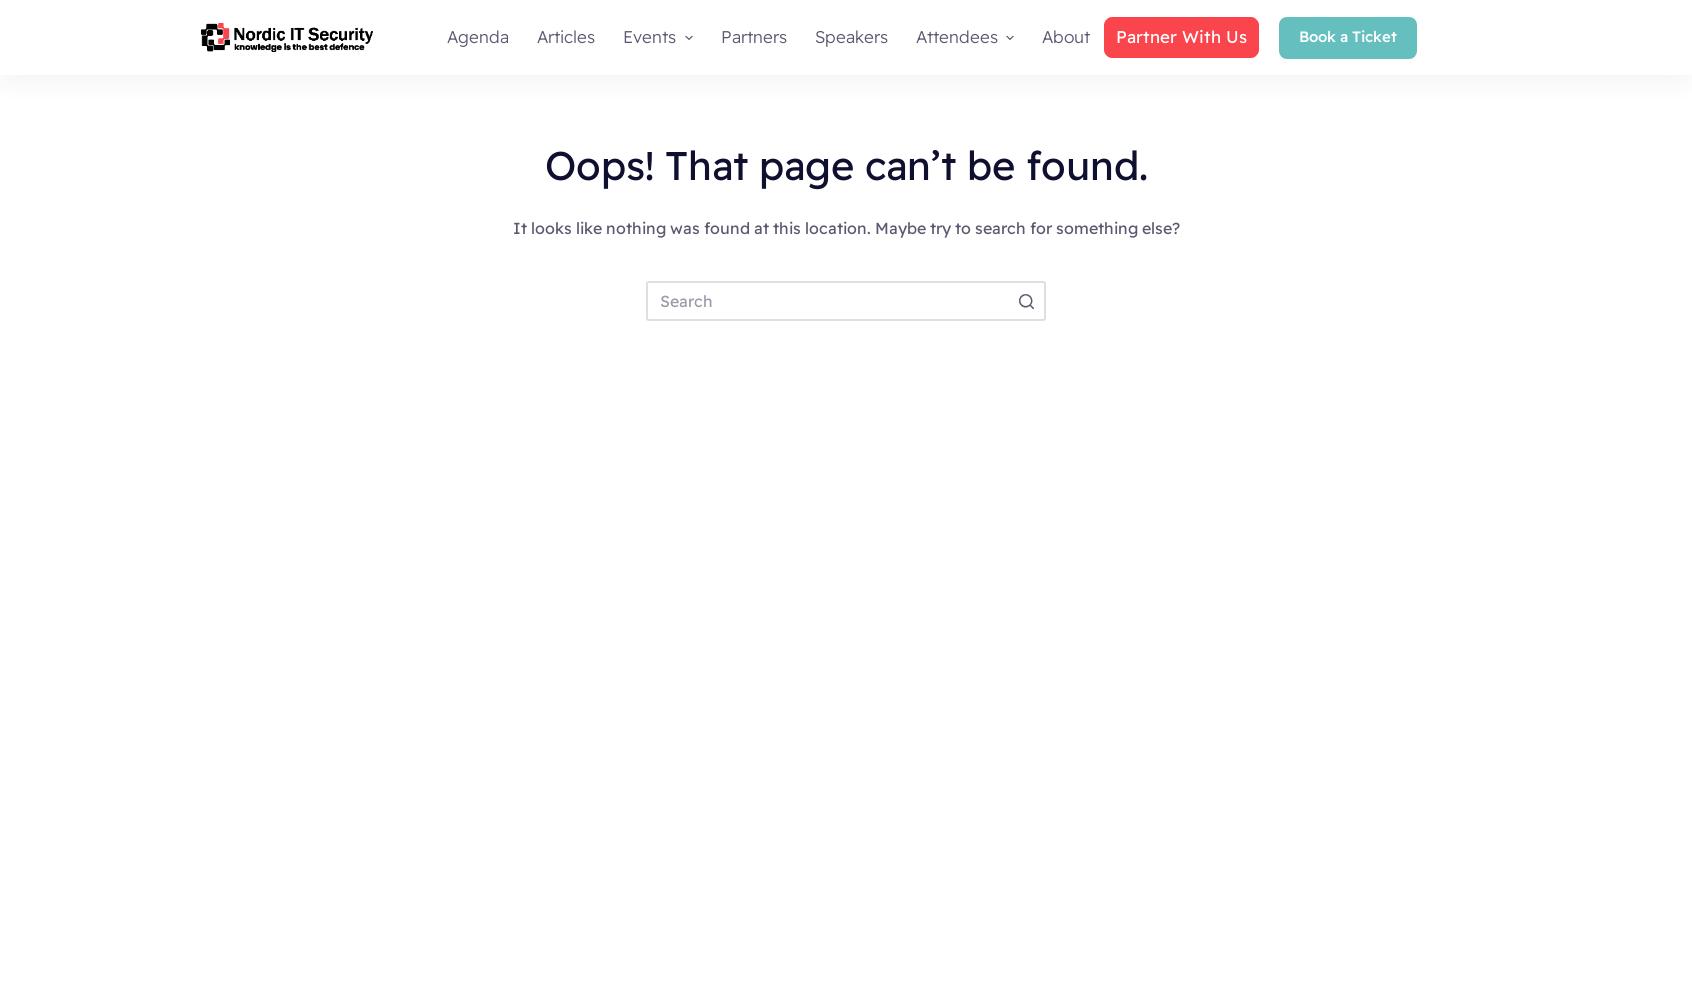 The height and width of the screenshot is (1000, 1692). Describe the element at coordinates (967, 107) in the screenshot. I see `'Attendees 2023'` at that location.